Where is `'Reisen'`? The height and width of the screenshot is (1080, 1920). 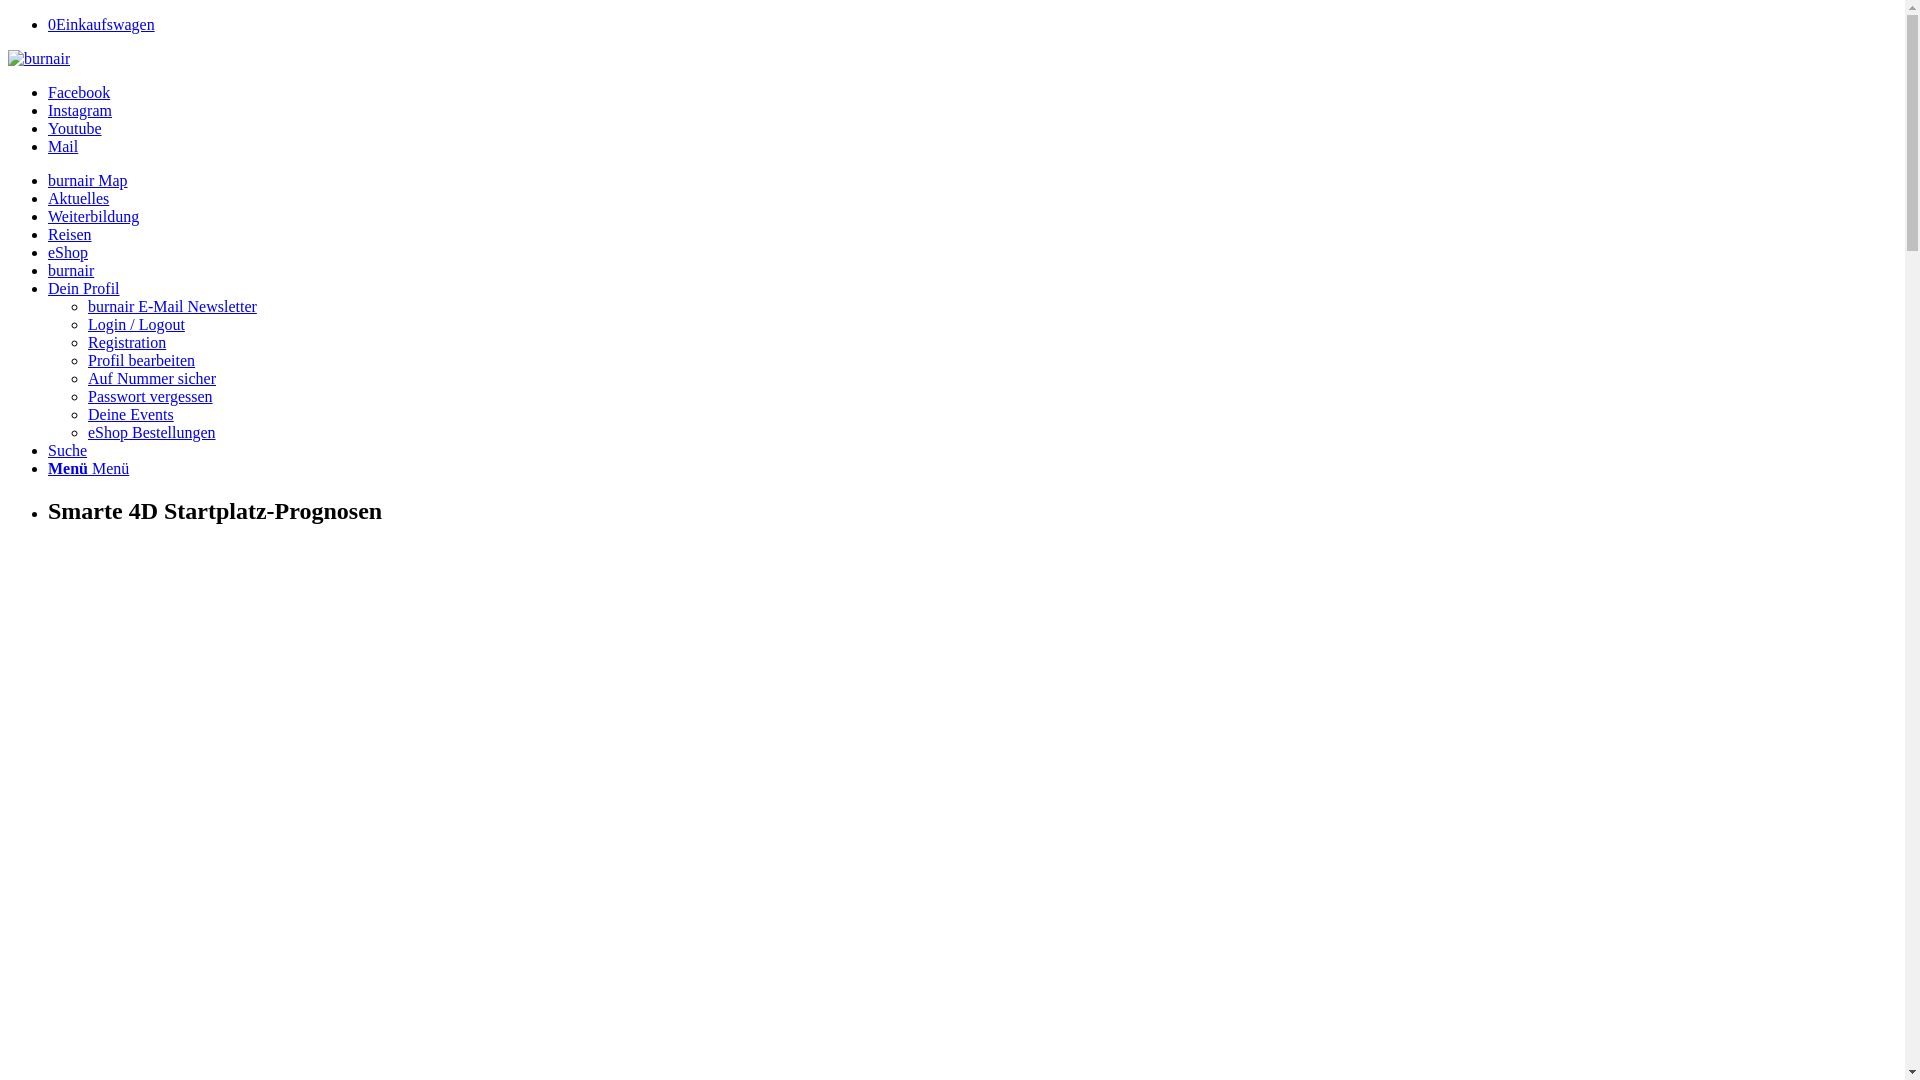
'Reisen' is located at coordinates (70, 233).